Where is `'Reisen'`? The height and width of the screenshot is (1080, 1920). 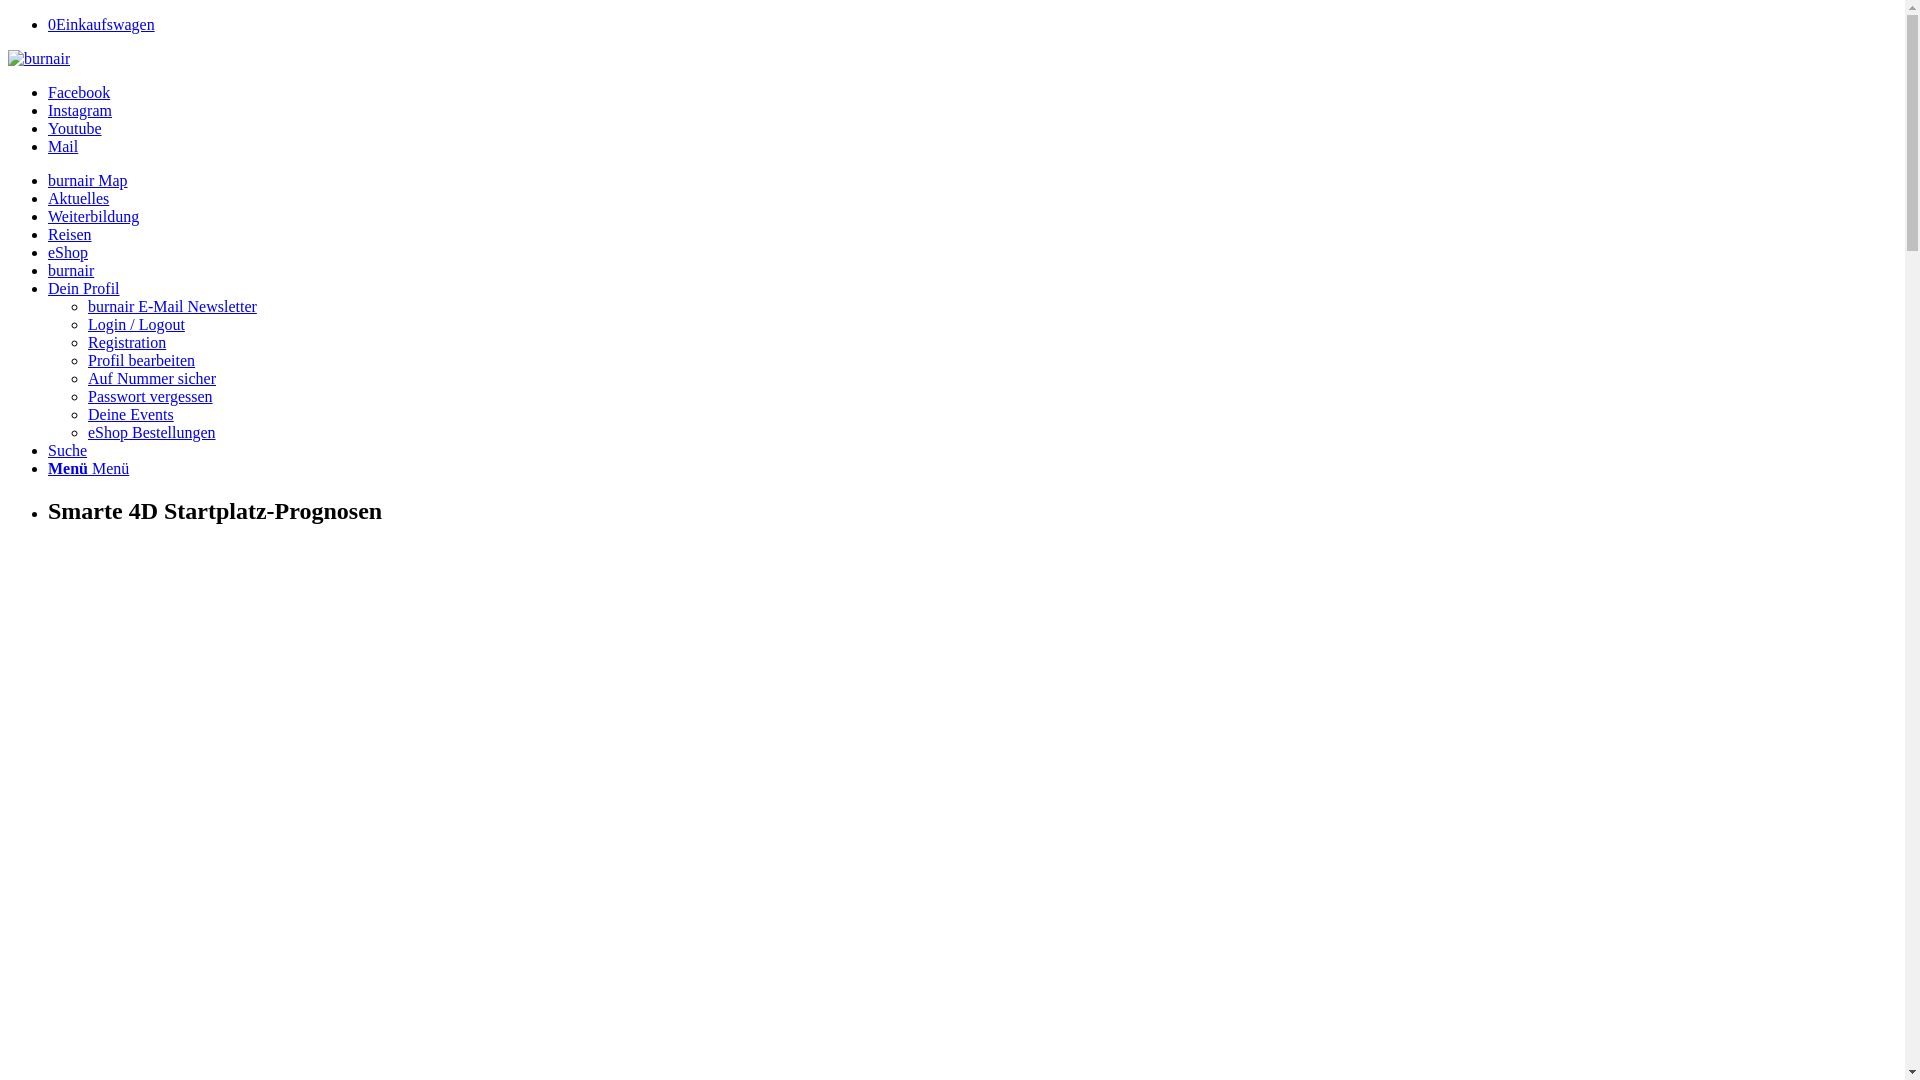
'Reisen' is located at coordinates (70, 233).